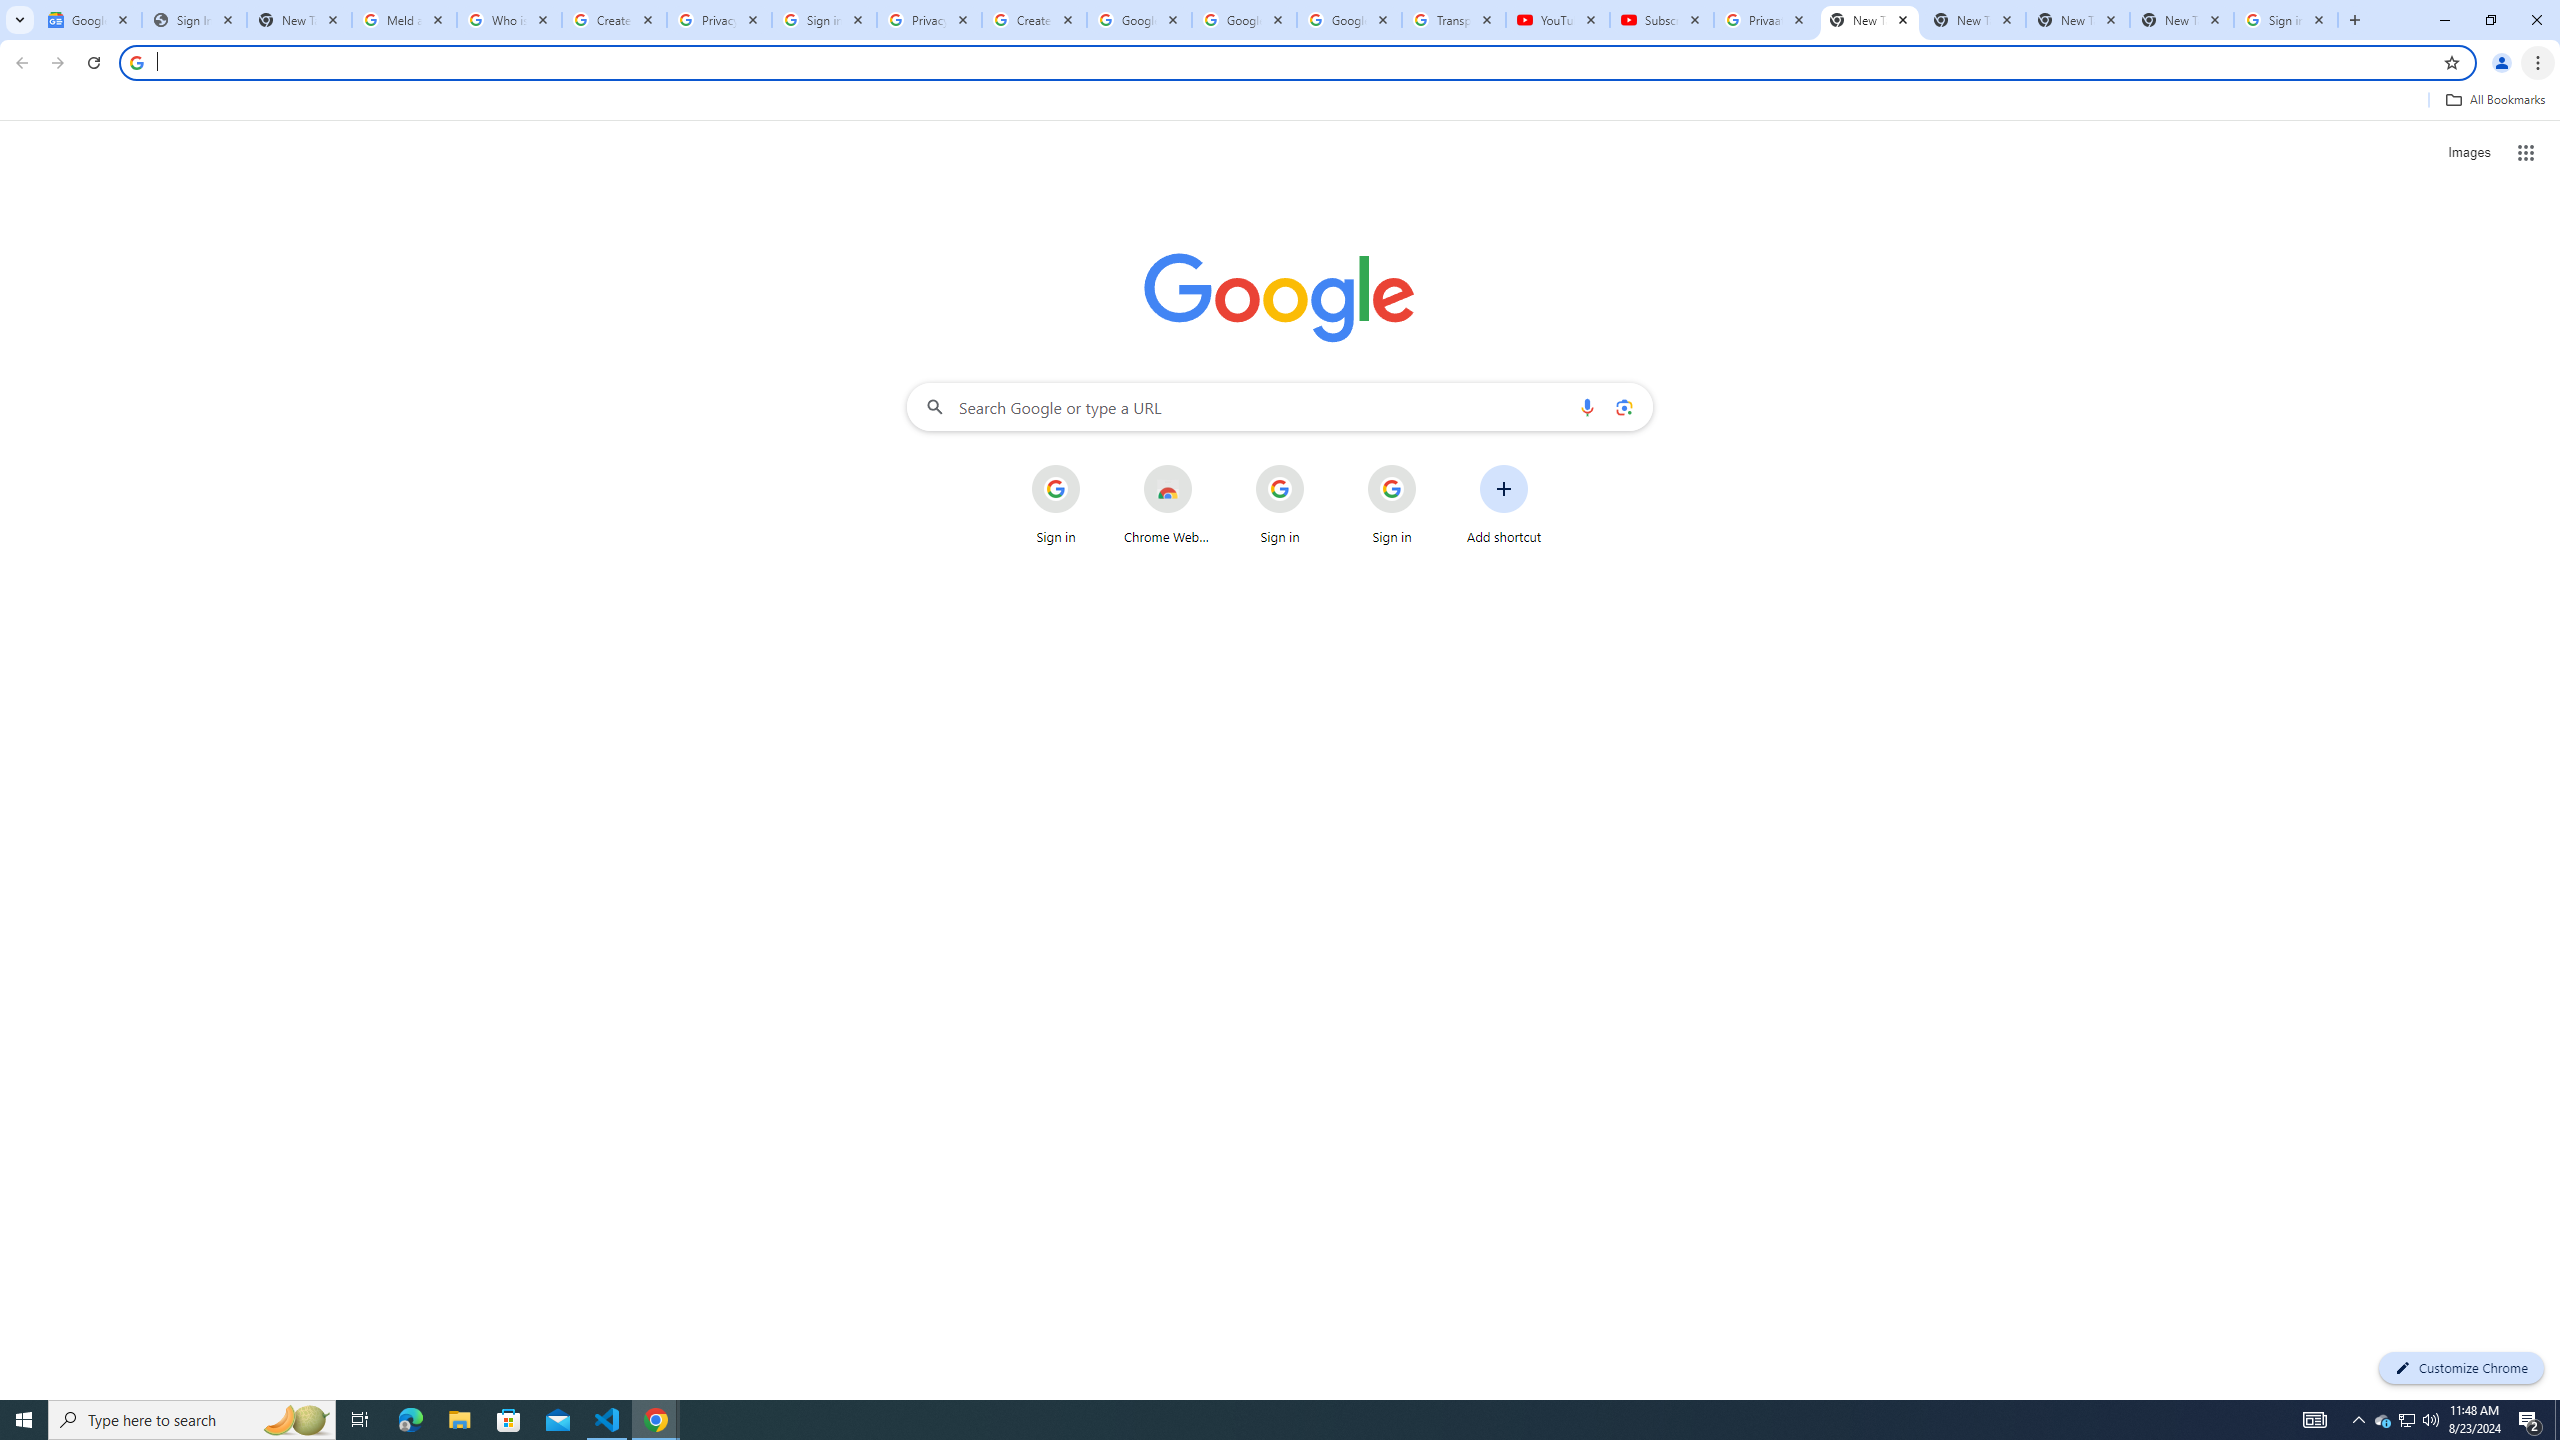 The height and width of the screenshot is (1440, 2560). I want to click on 'Create your Google Account', so click(1034, 19).